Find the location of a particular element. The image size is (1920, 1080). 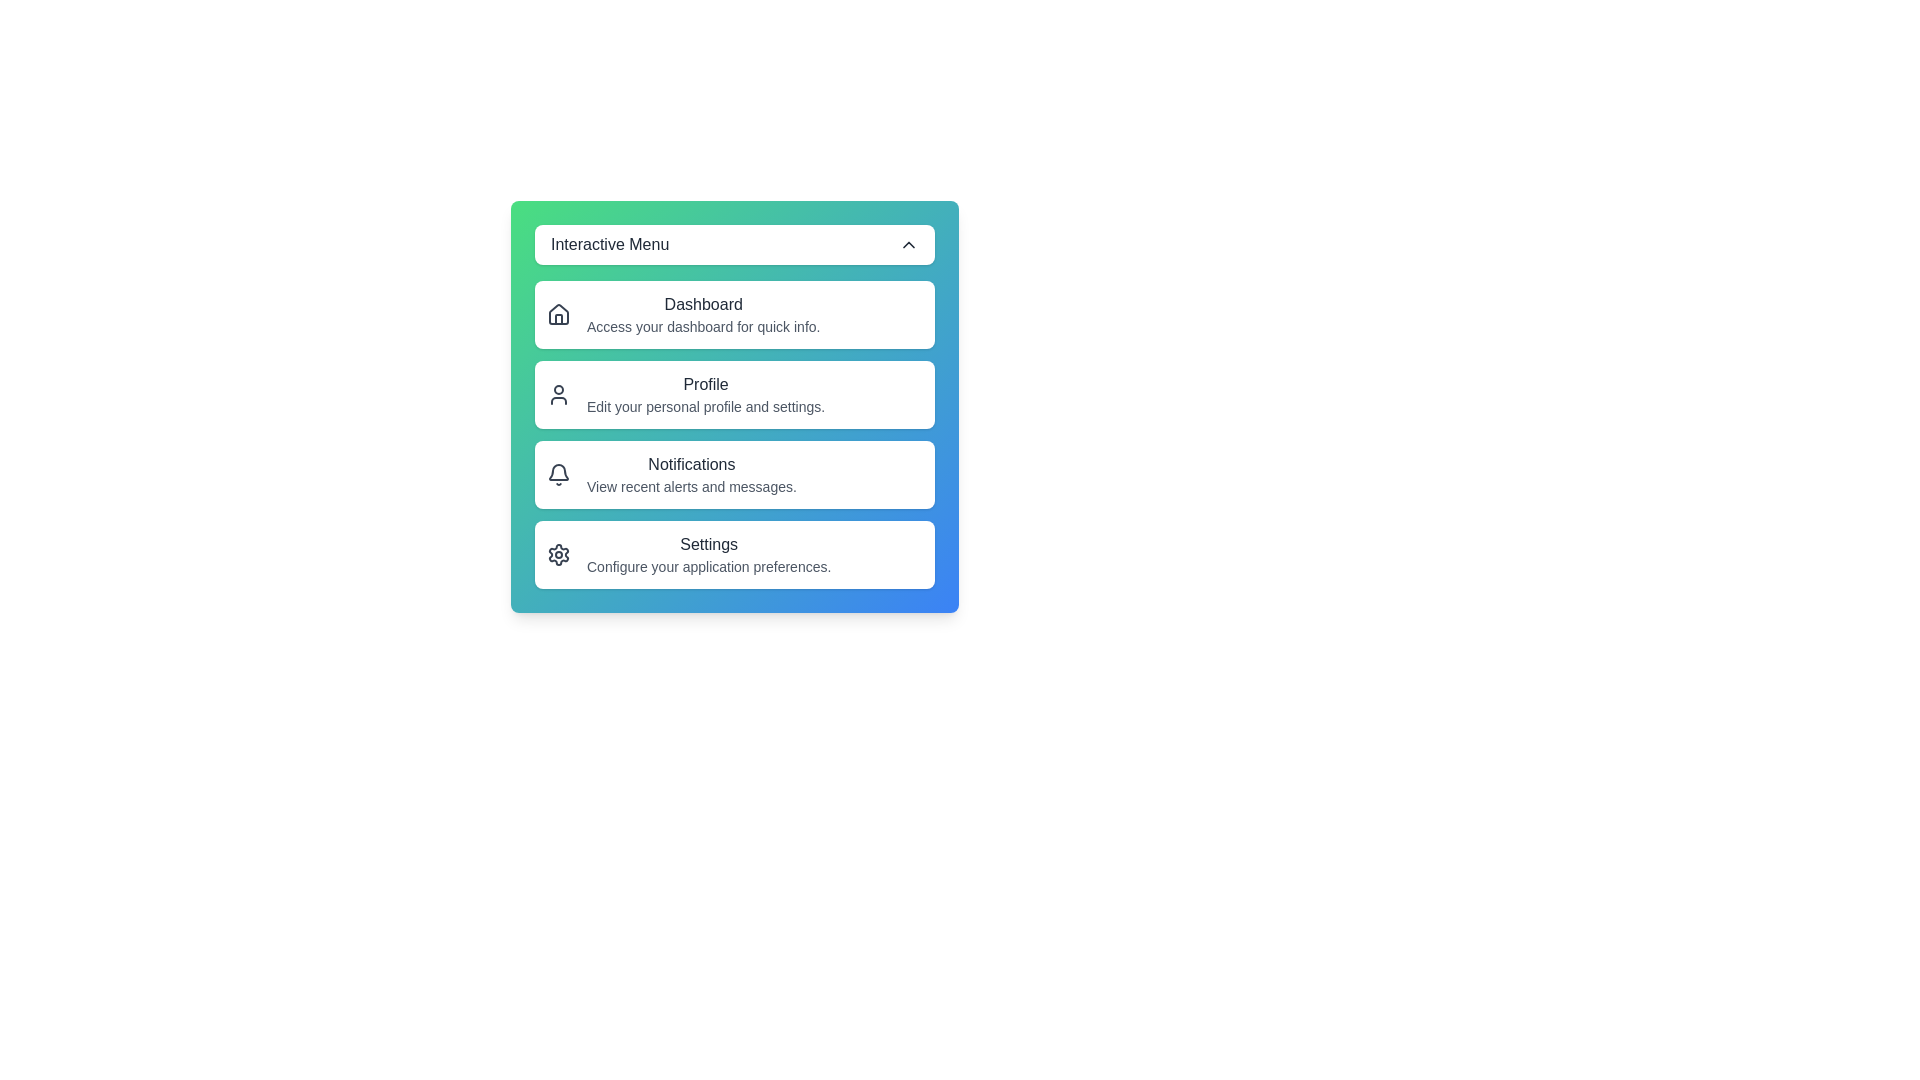

the icon corresponding to Settings to indicate the action is located at coordinates (558, 555).